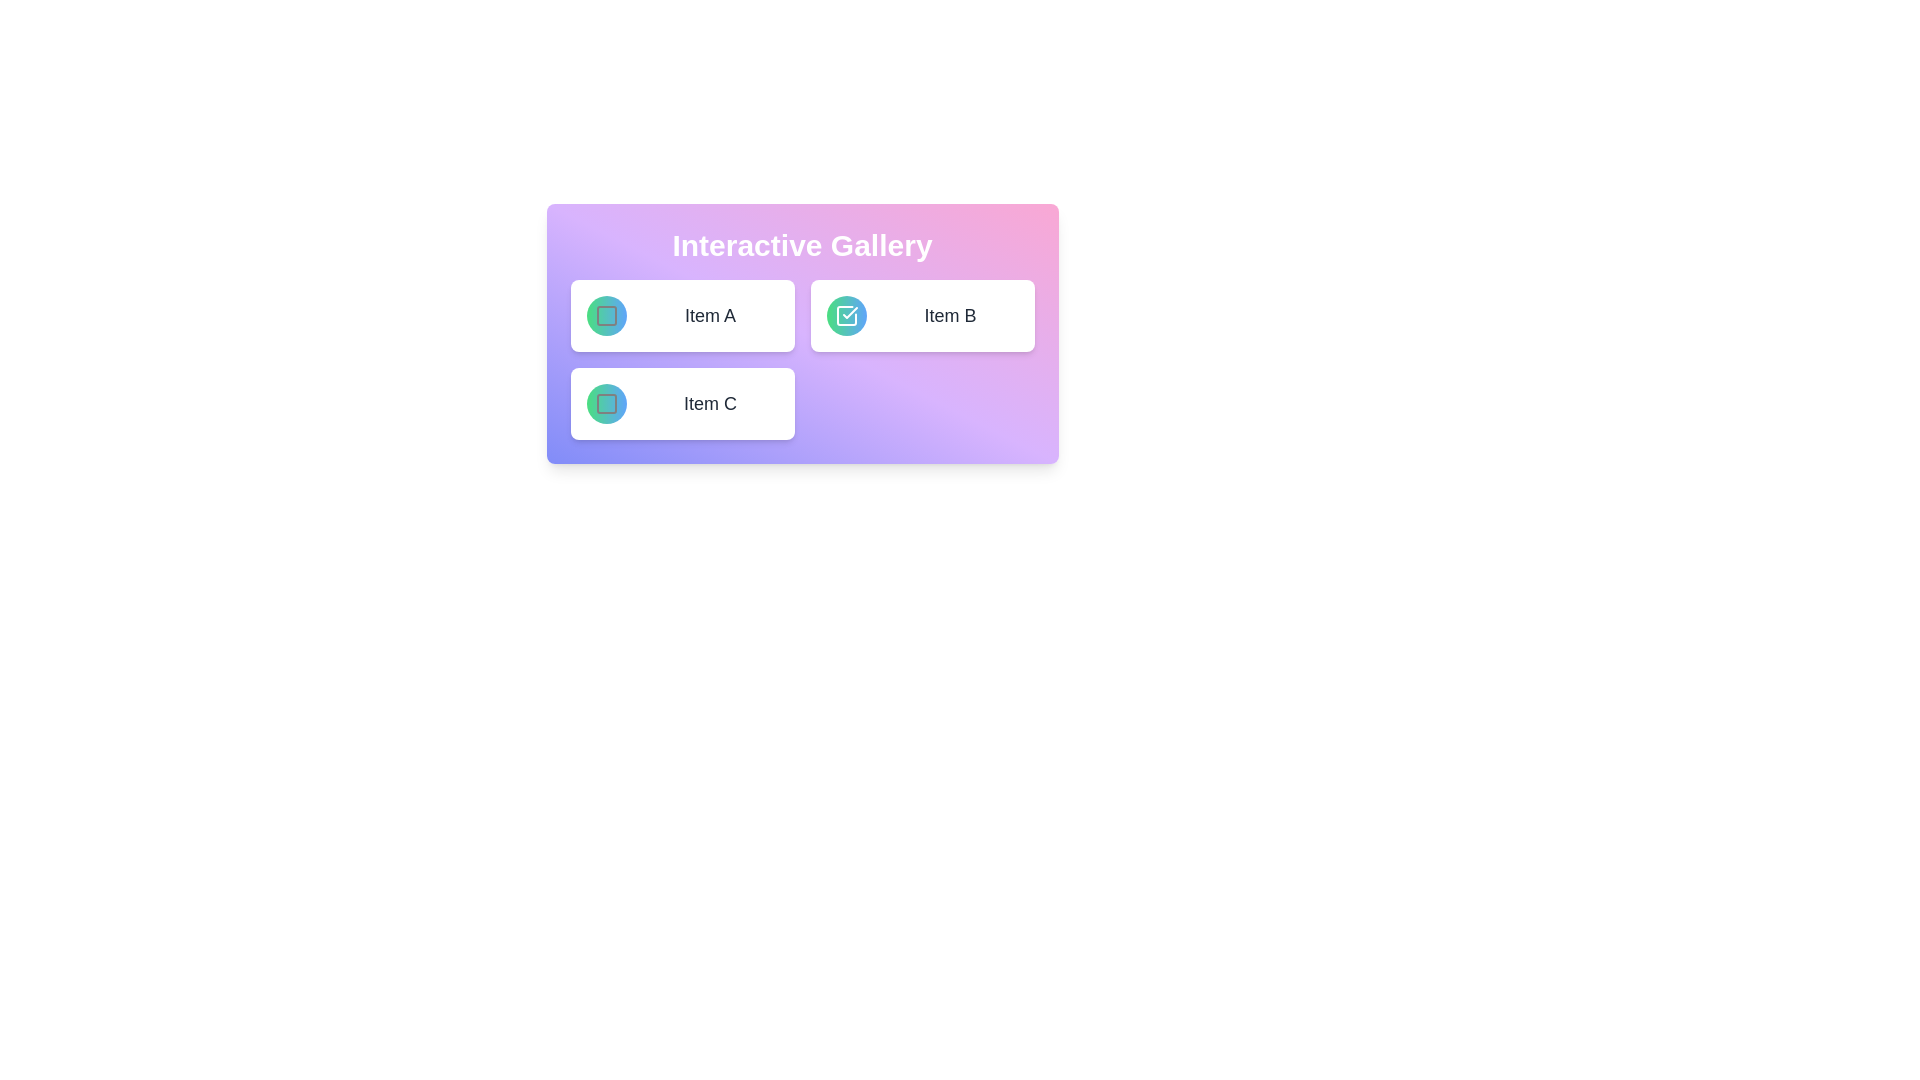  I want to click on the inner square icon with a gray border located inside the circular button of 'Item C' in the 'Interactive Gallery' interface, so click(605, 404).